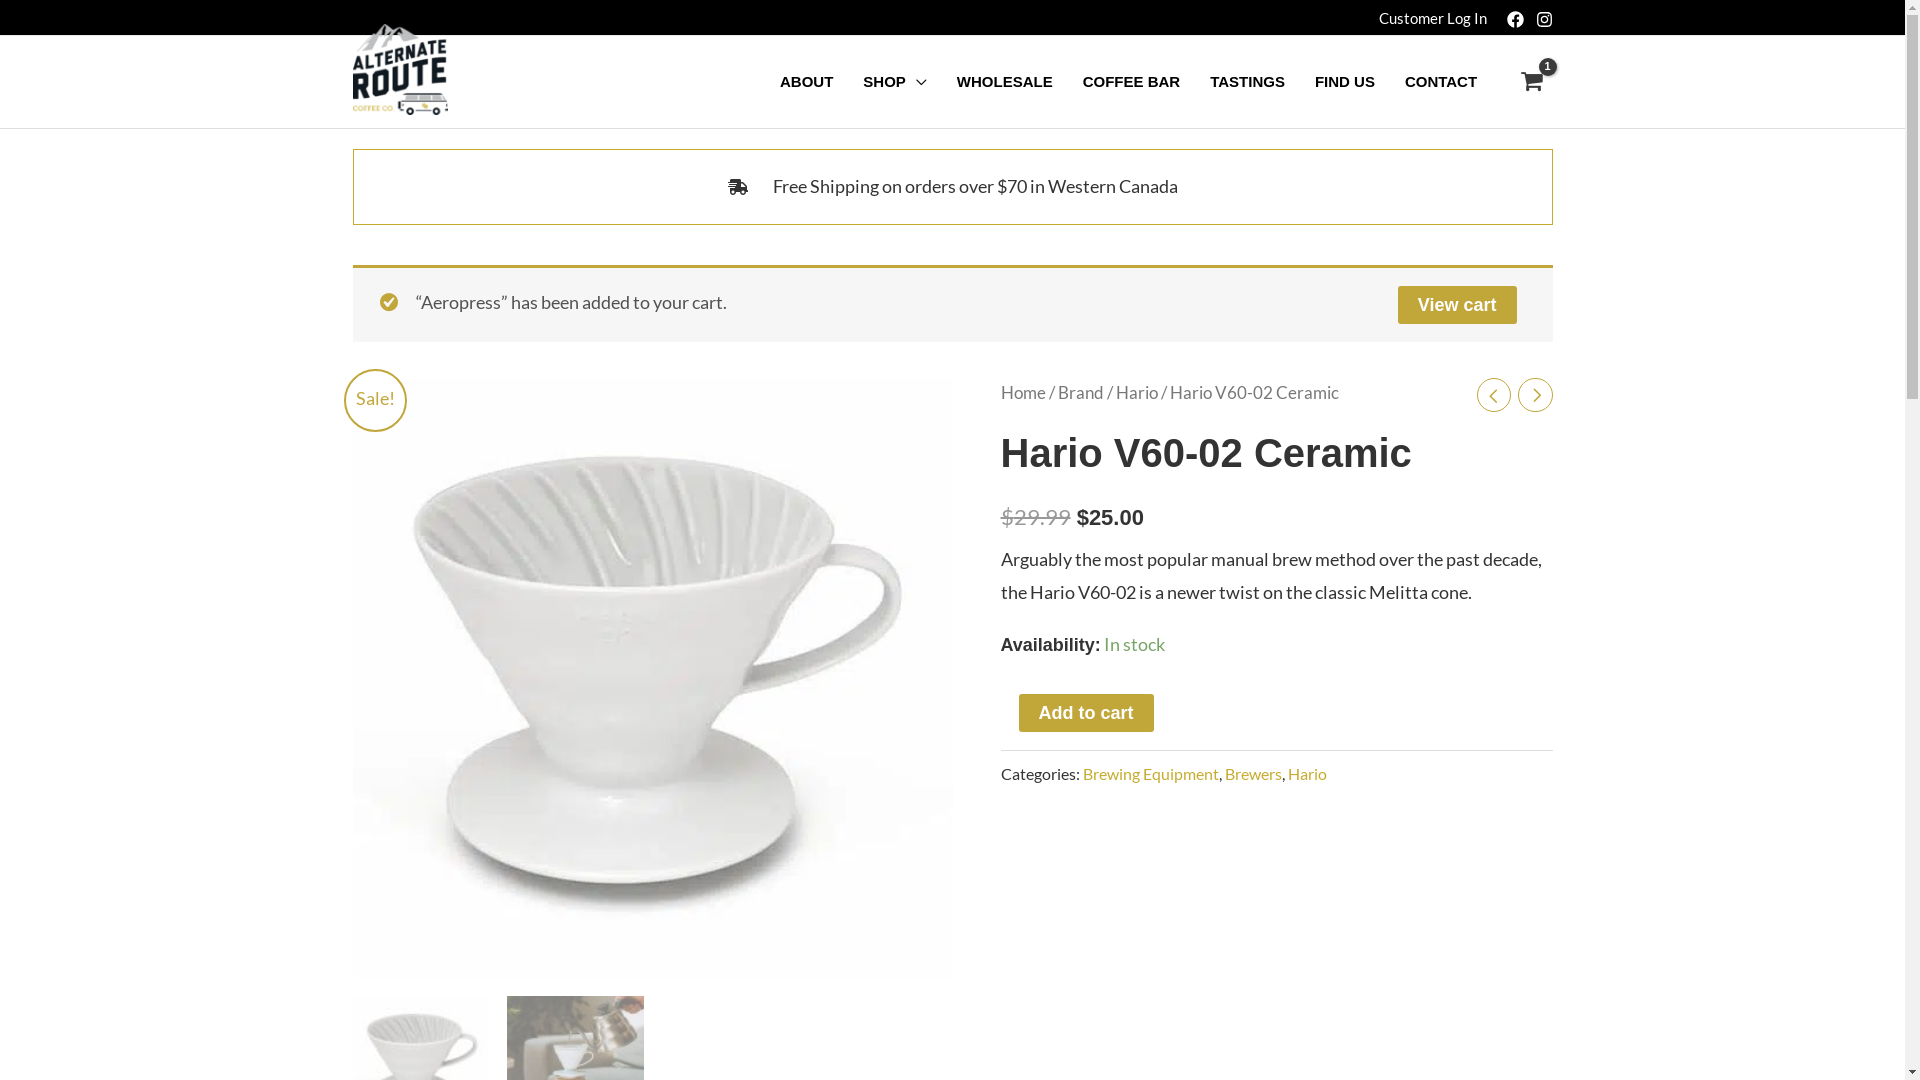 The image size is (1920, 1080). What do you see at coordinates (806, 80) in the screenshot?
I see `'ABOUT'` at bounding box center [806, 80].